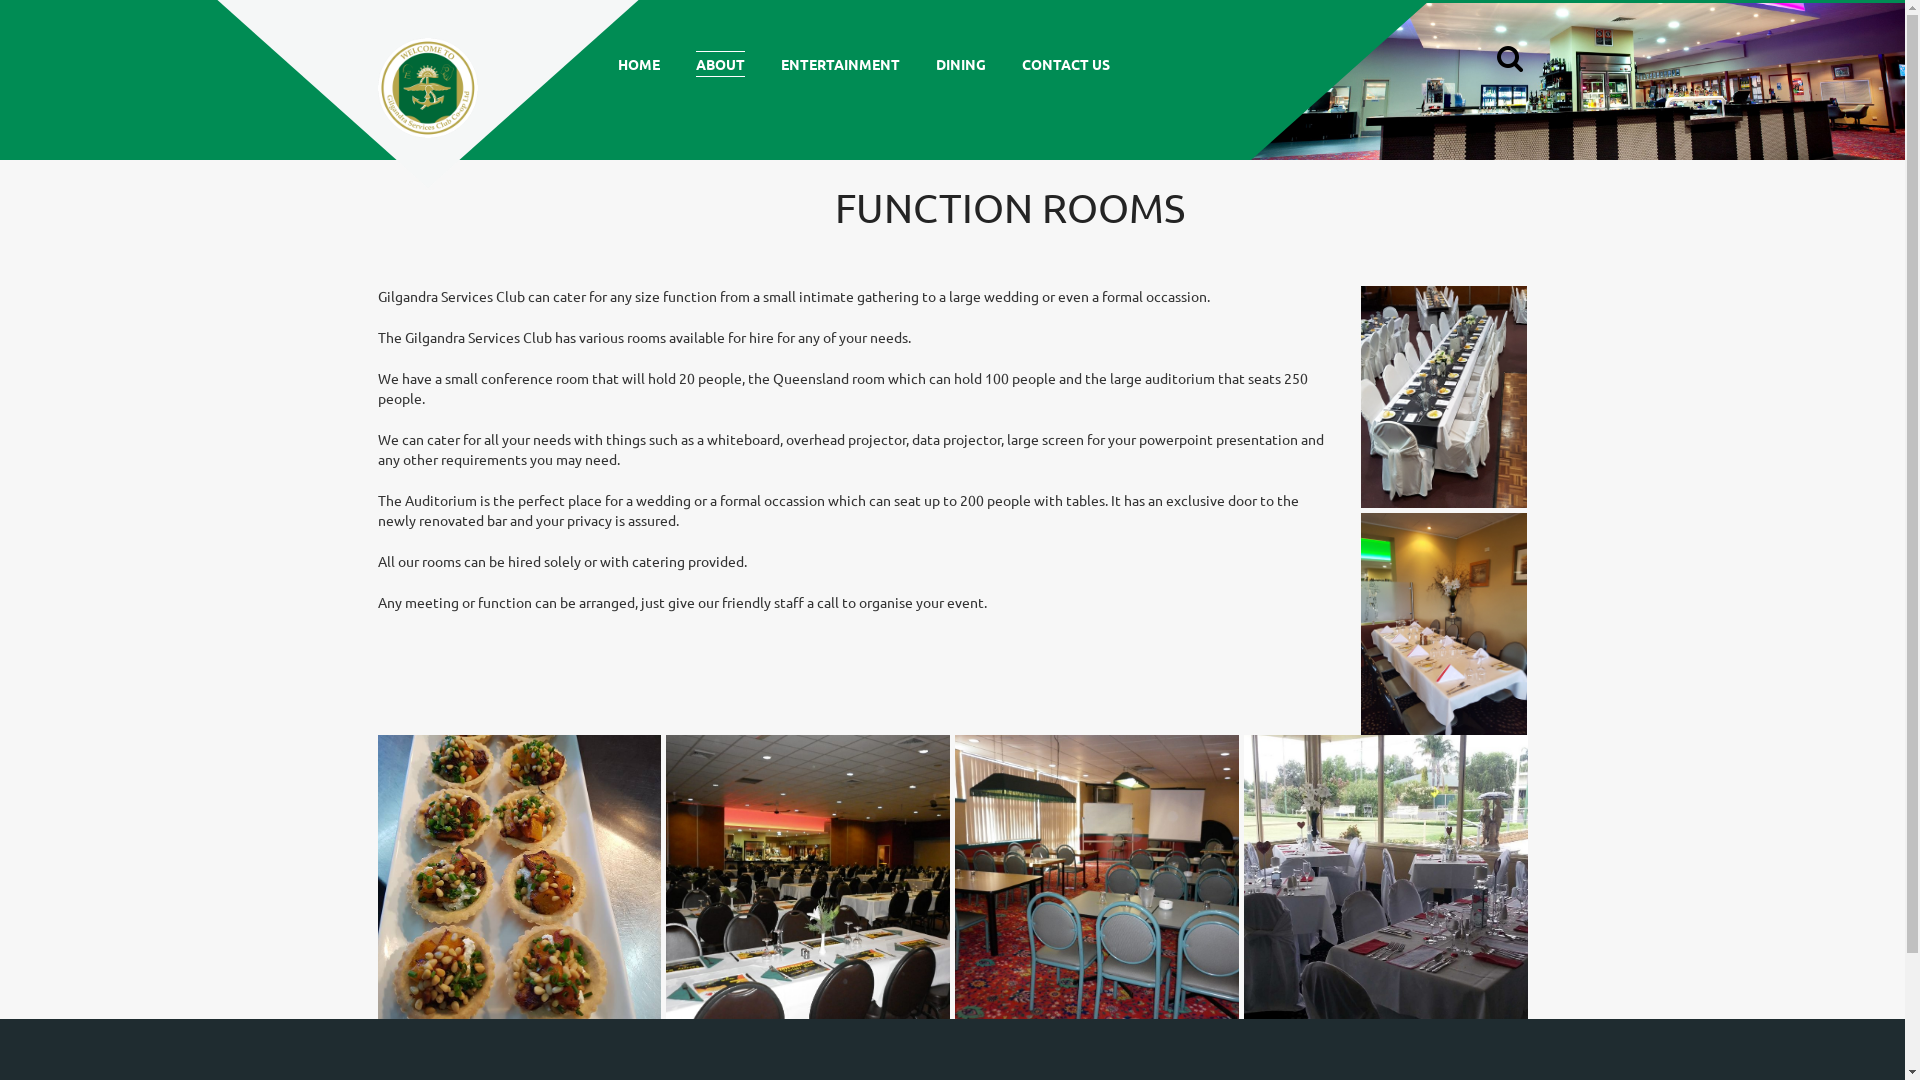 This screenshot has height=1080, width=1920. What do you see at coordinates (1444, 623) in the screenshot?
I see `'decor'` at bounding box center [1444, 623].